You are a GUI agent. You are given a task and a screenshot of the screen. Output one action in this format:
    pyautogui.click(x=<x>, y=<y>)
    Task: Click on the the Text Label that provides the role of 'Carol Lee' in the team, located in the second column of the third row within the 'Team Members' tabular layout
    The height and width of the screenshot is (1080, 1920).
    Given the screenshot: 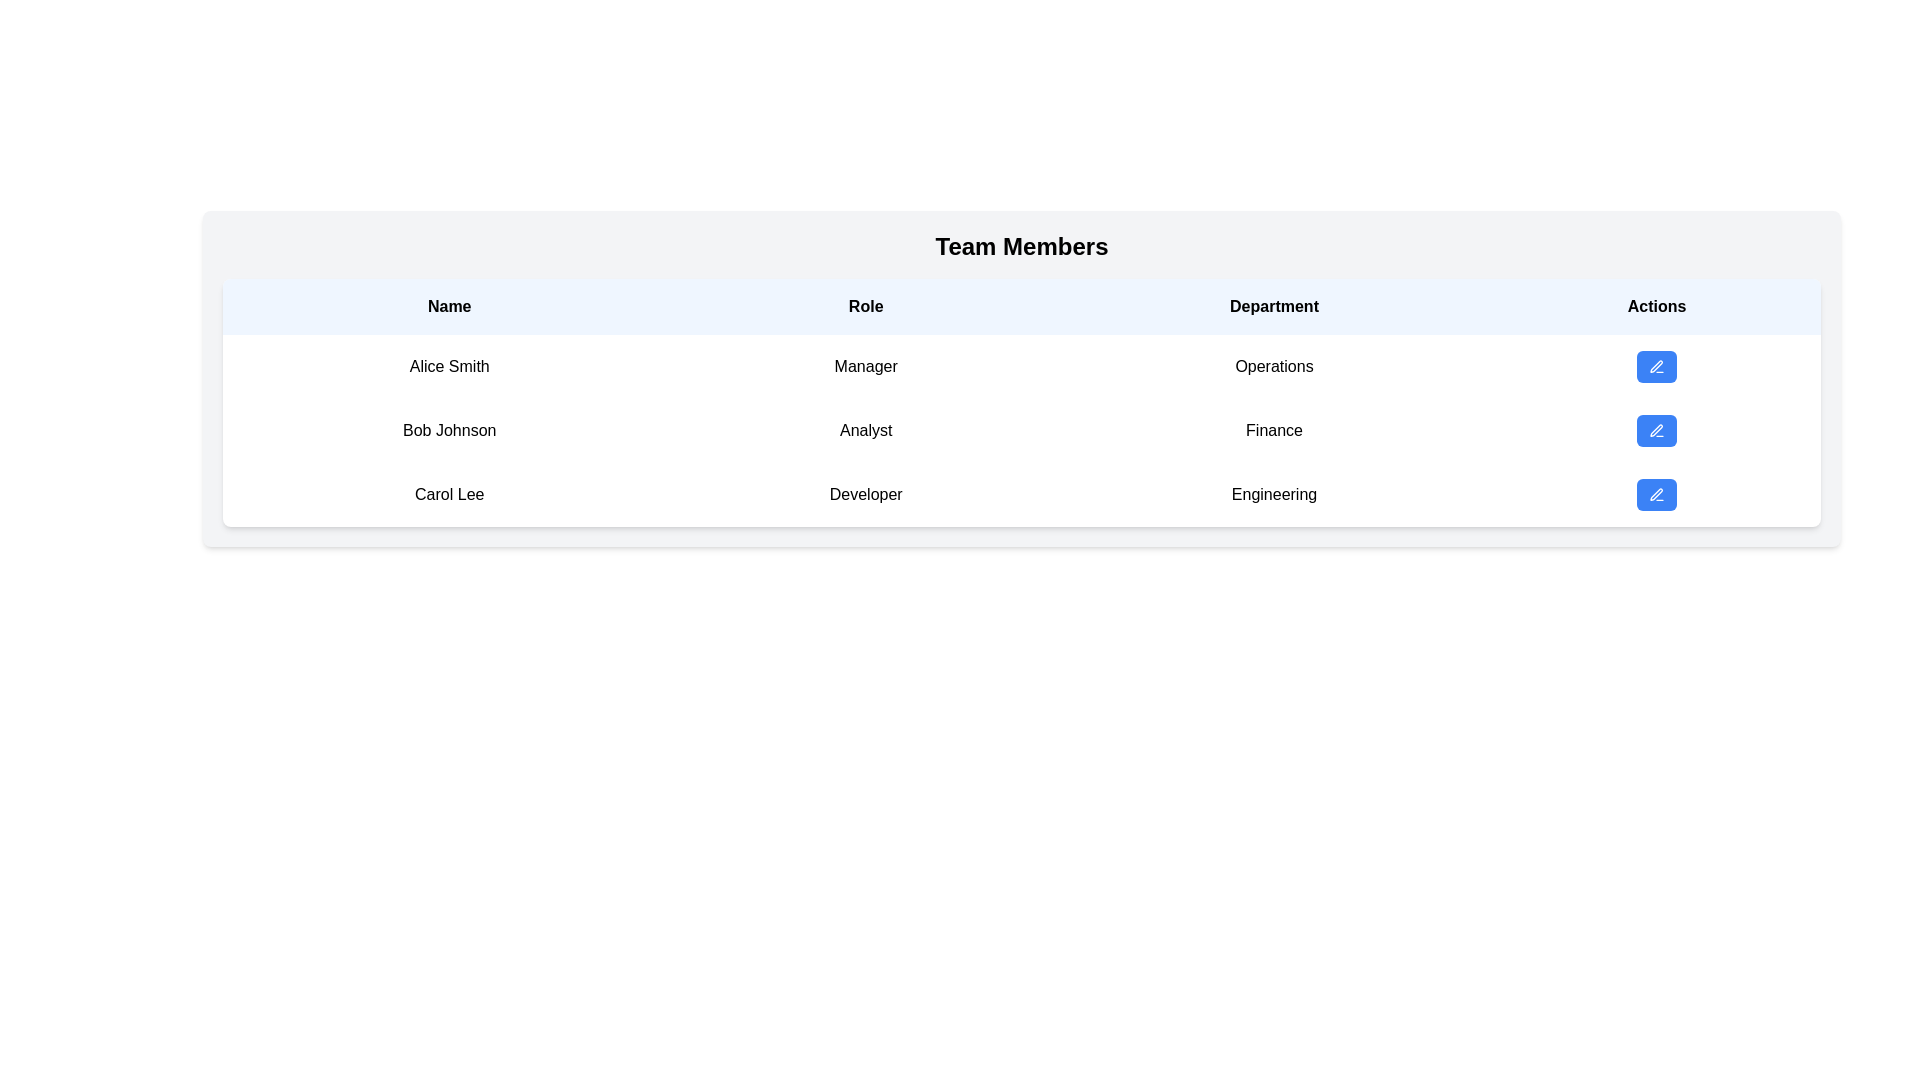 What is the action you would take?
    pyautogui.click(x=866, y=494)
    